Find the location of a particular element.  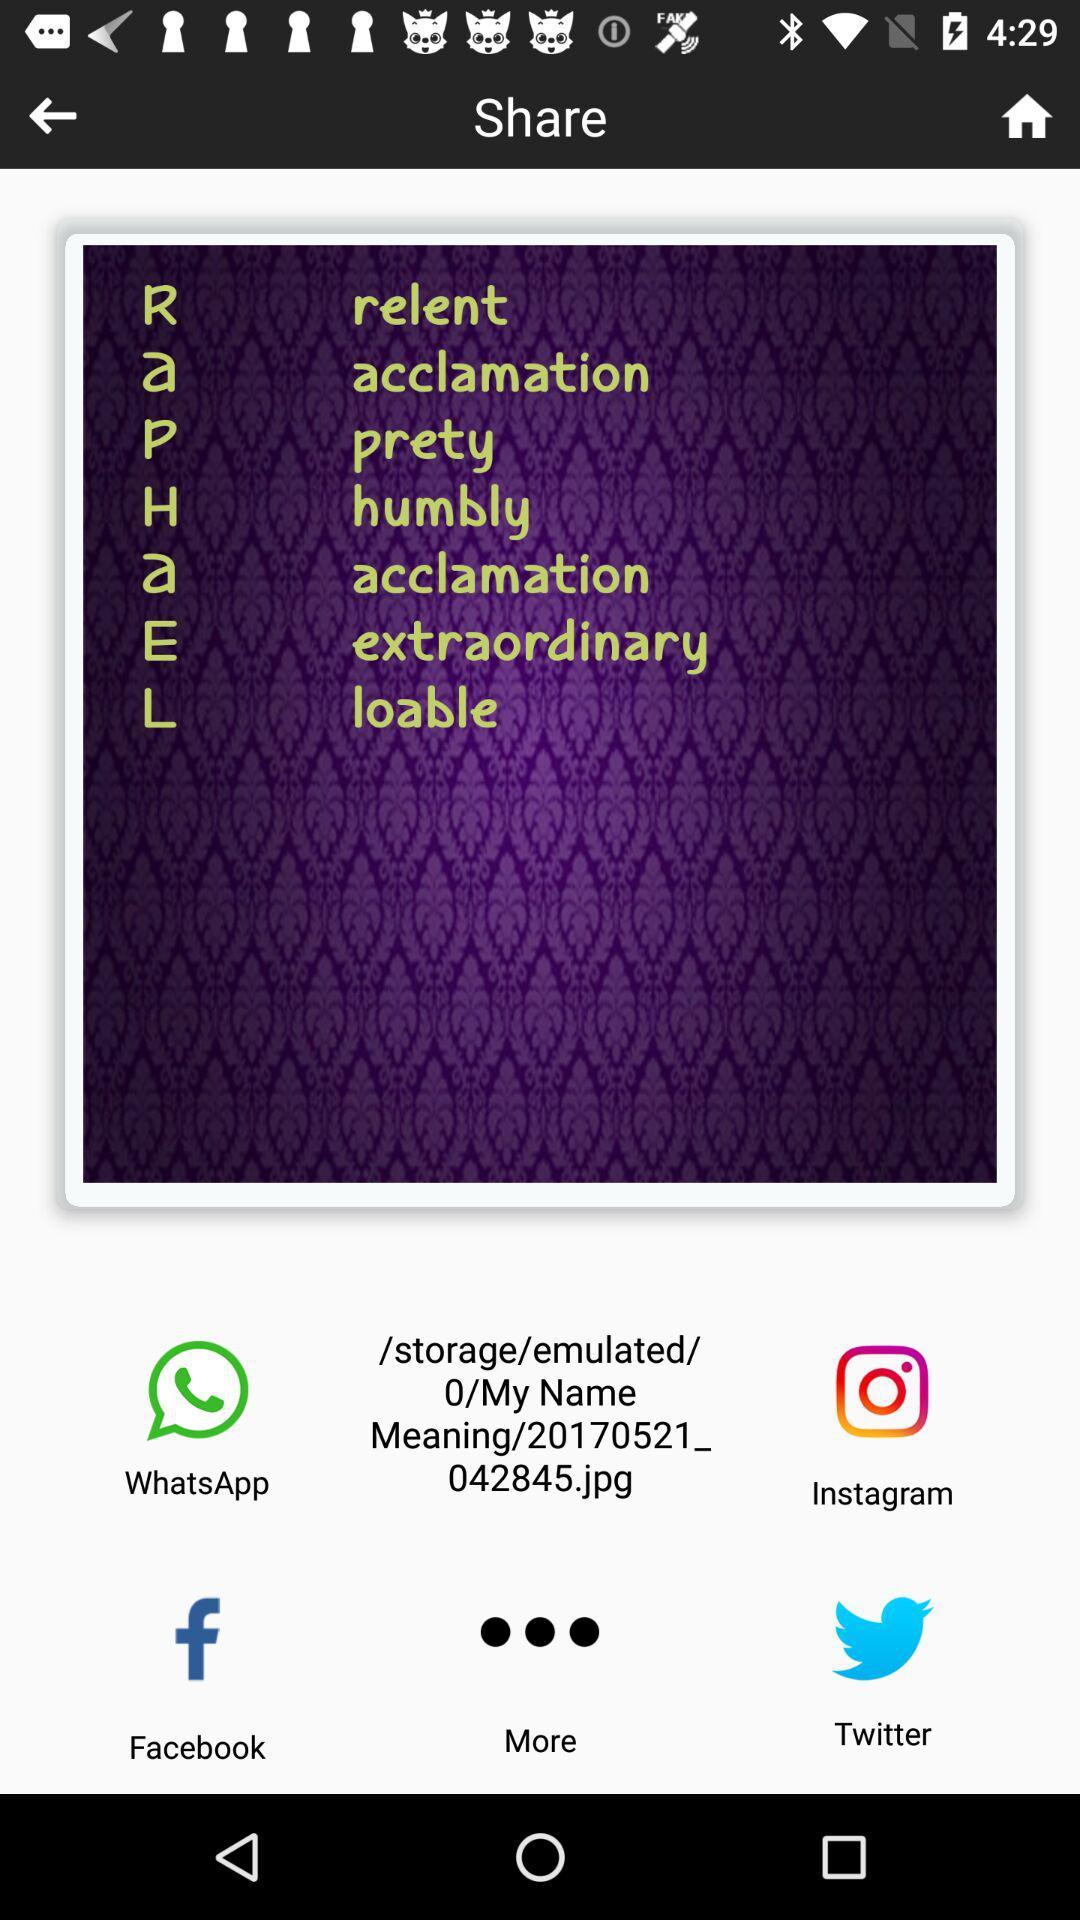

the item next to the share item is located at coordinates (1027, 114).